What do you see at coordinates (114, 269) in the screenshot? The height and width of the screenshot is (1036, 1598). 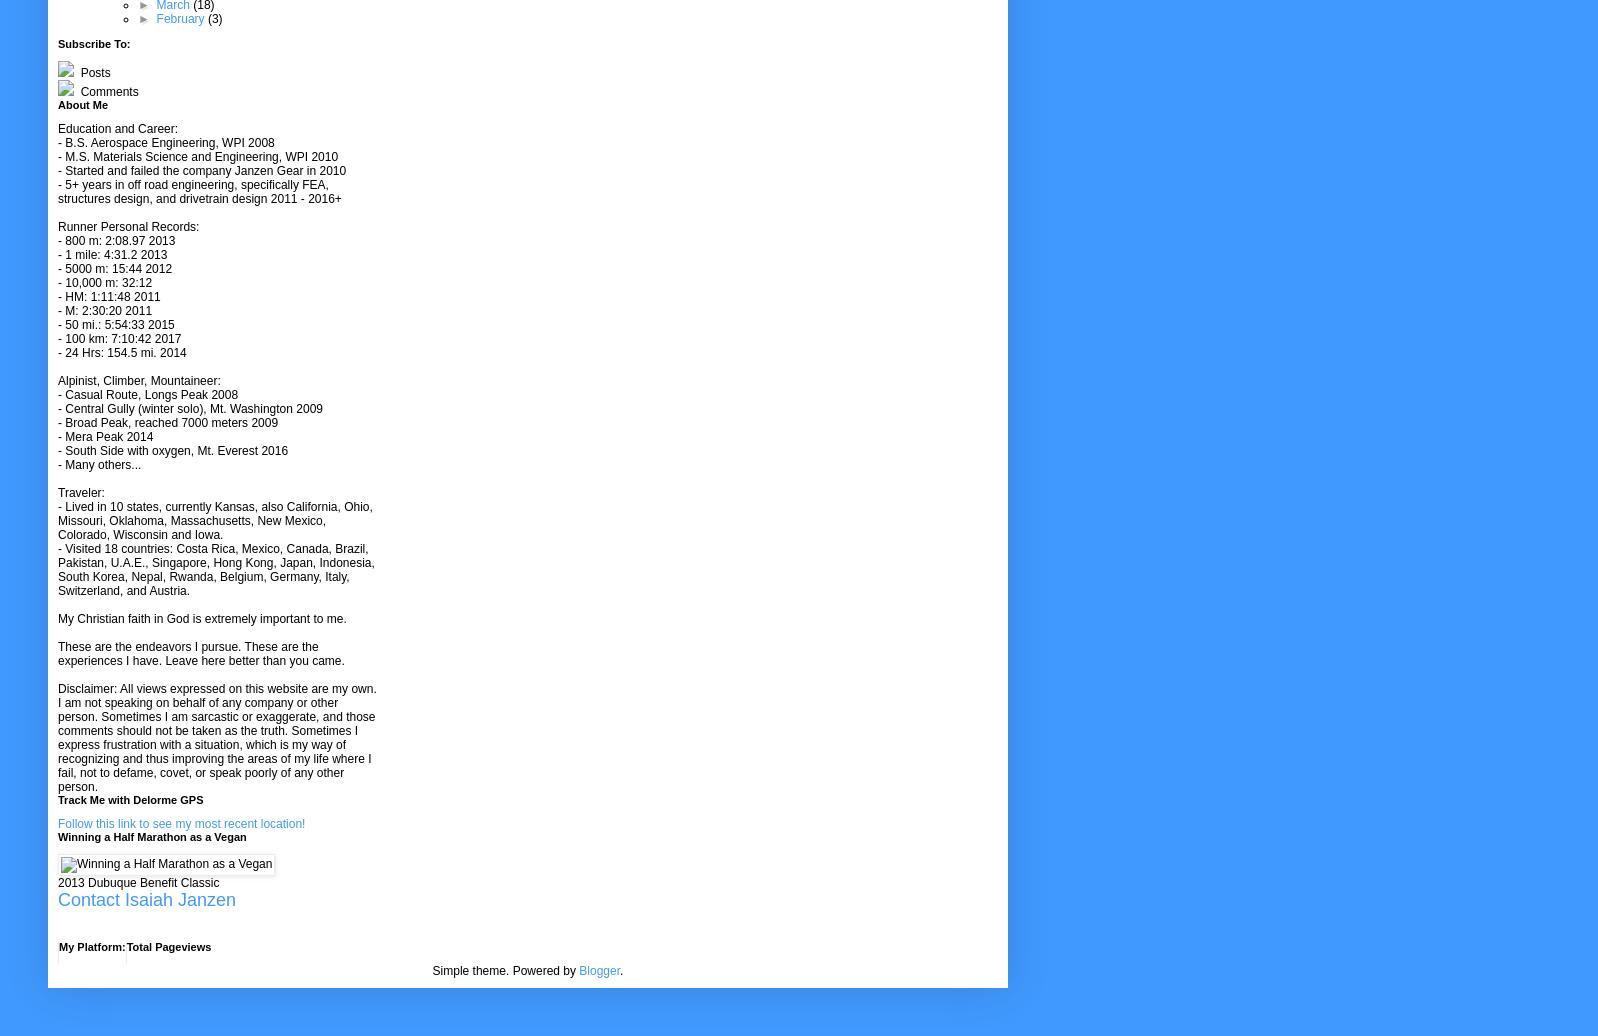 I see `'- 5000 m: 15:44 2012'` at bounding box center [114, 269].